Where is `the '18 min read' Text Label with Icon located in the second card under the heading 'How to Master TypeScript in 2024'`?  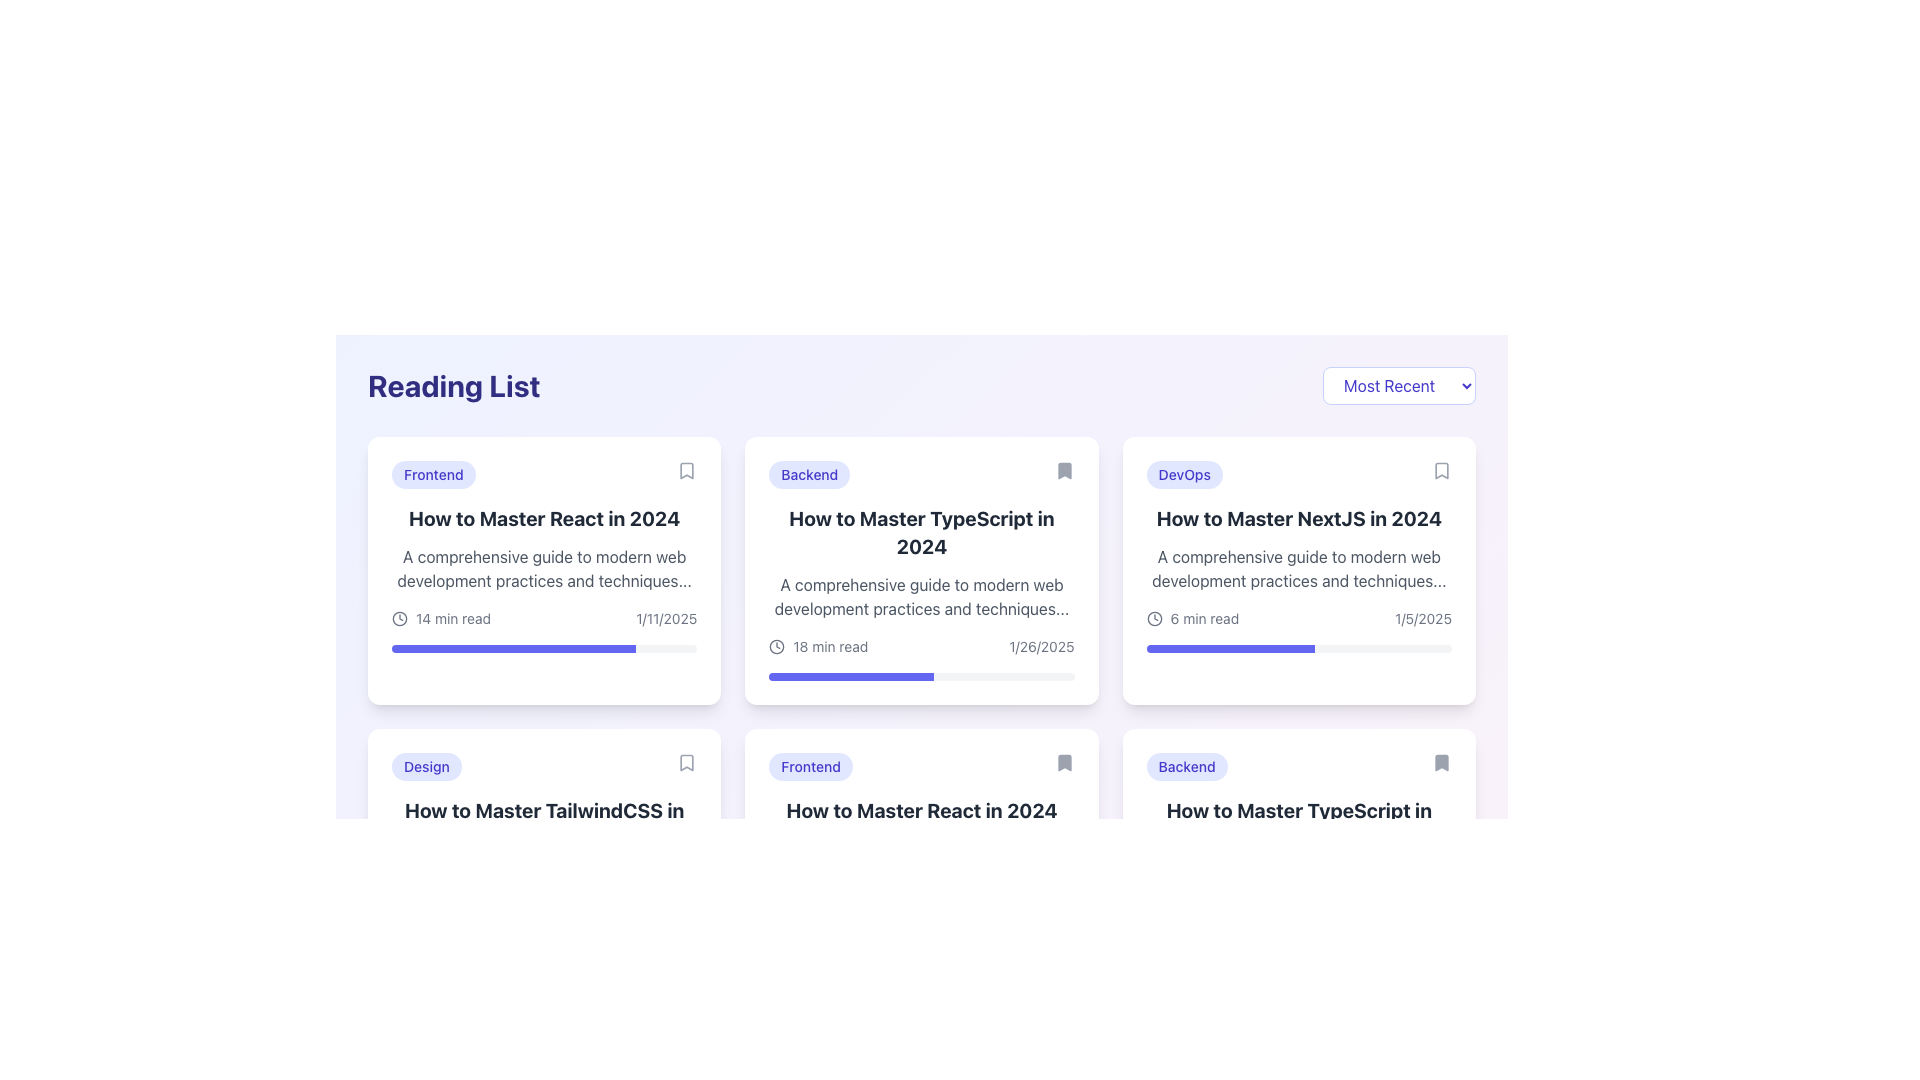
the '18 min read' Text Label with Icon located in the second card under the heading 'How to Master TypeScript in 2024' is located at coordinates (818, 647).